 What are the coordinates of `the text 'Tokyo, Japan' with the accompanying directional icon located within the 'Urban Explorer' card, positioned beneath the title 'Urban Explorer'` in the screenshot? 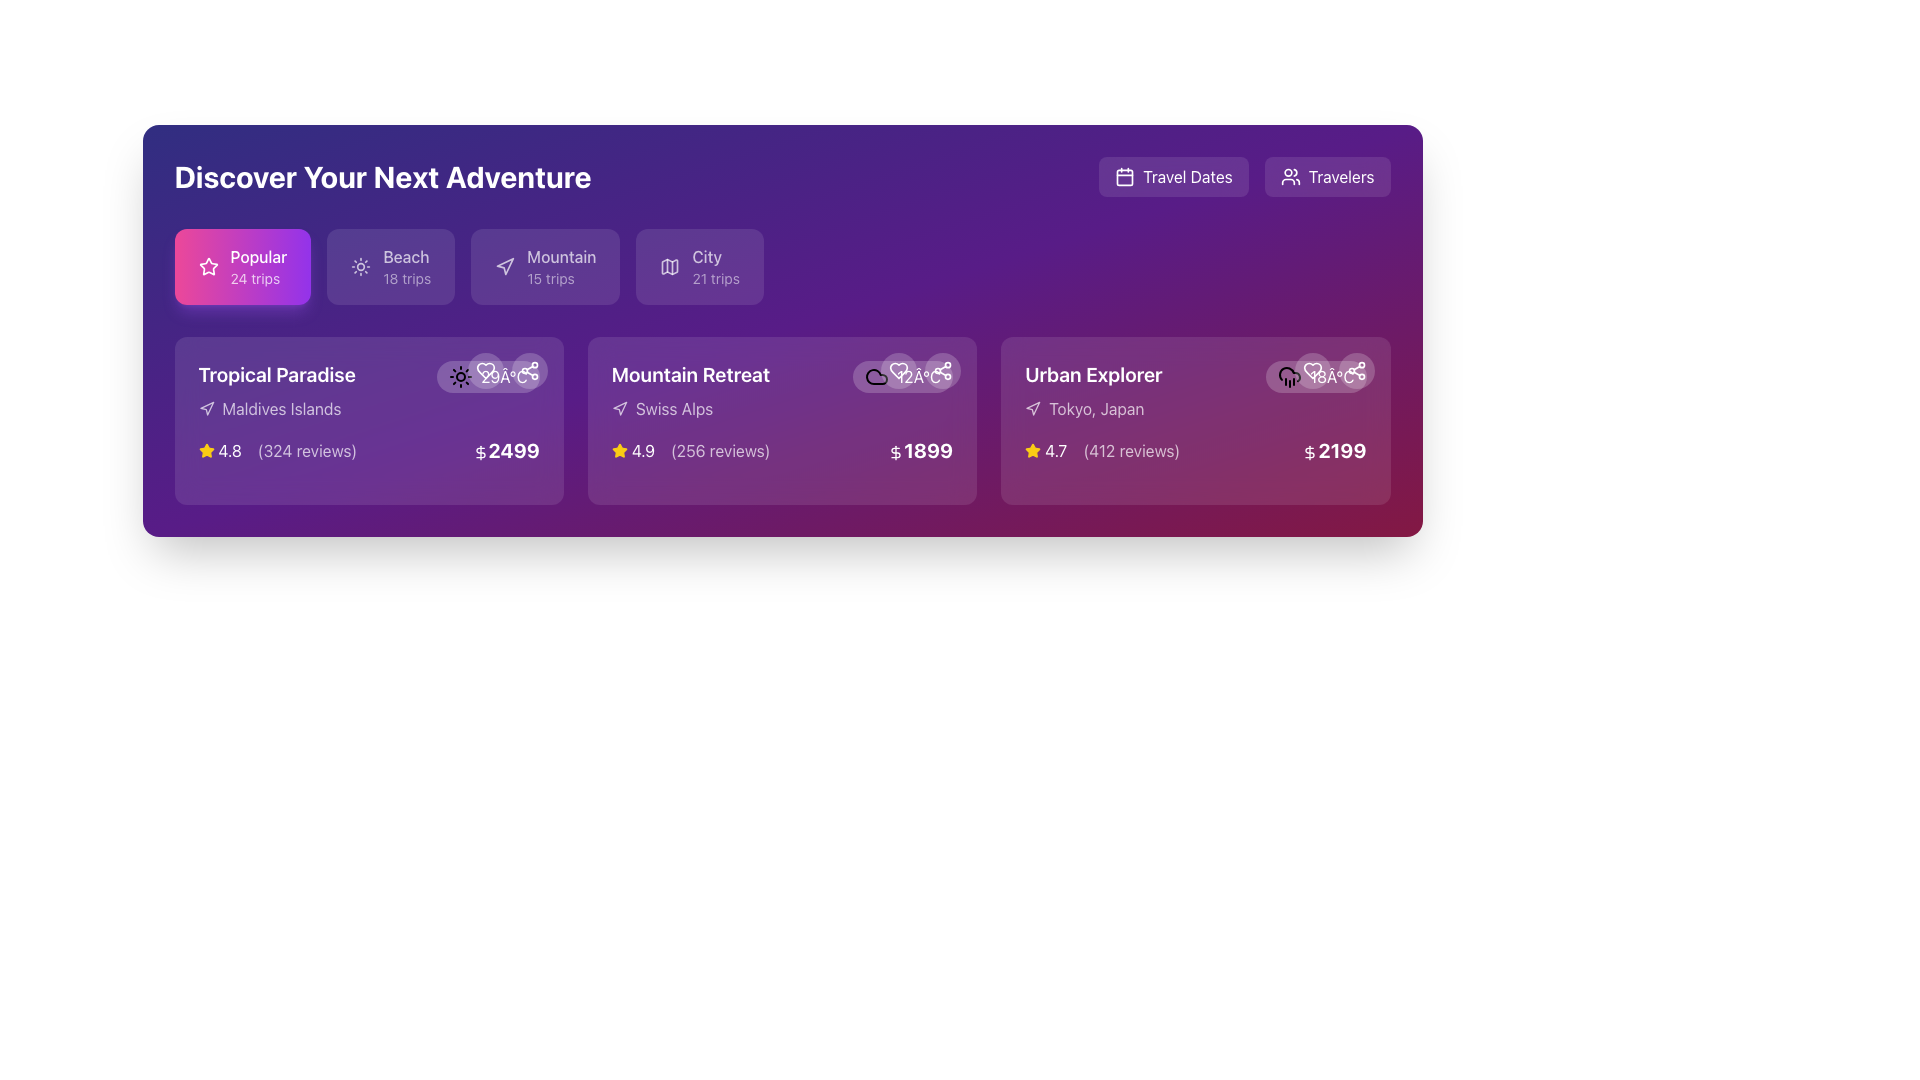 It's located at (1092, 407).